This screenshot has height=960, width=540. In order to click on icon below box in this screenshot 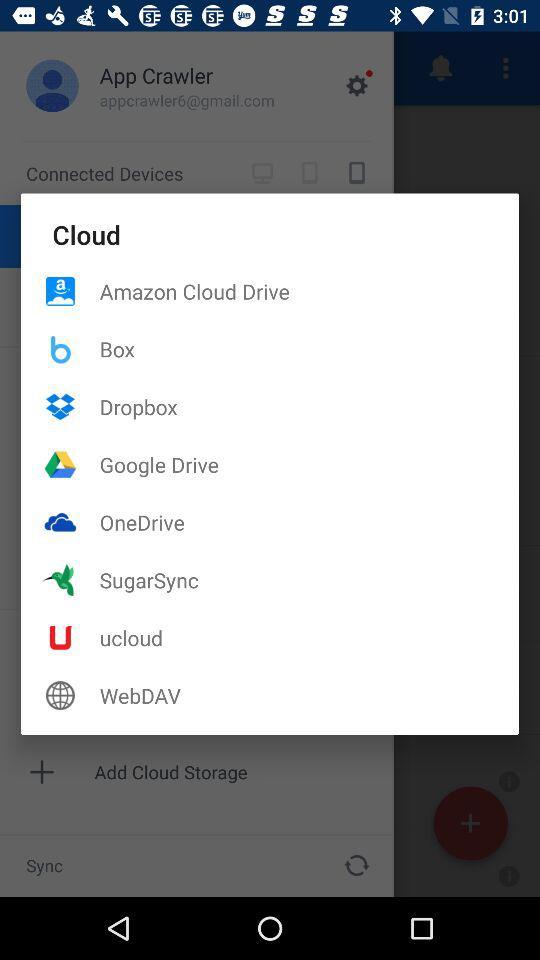, I will do `click(309, 405)`.